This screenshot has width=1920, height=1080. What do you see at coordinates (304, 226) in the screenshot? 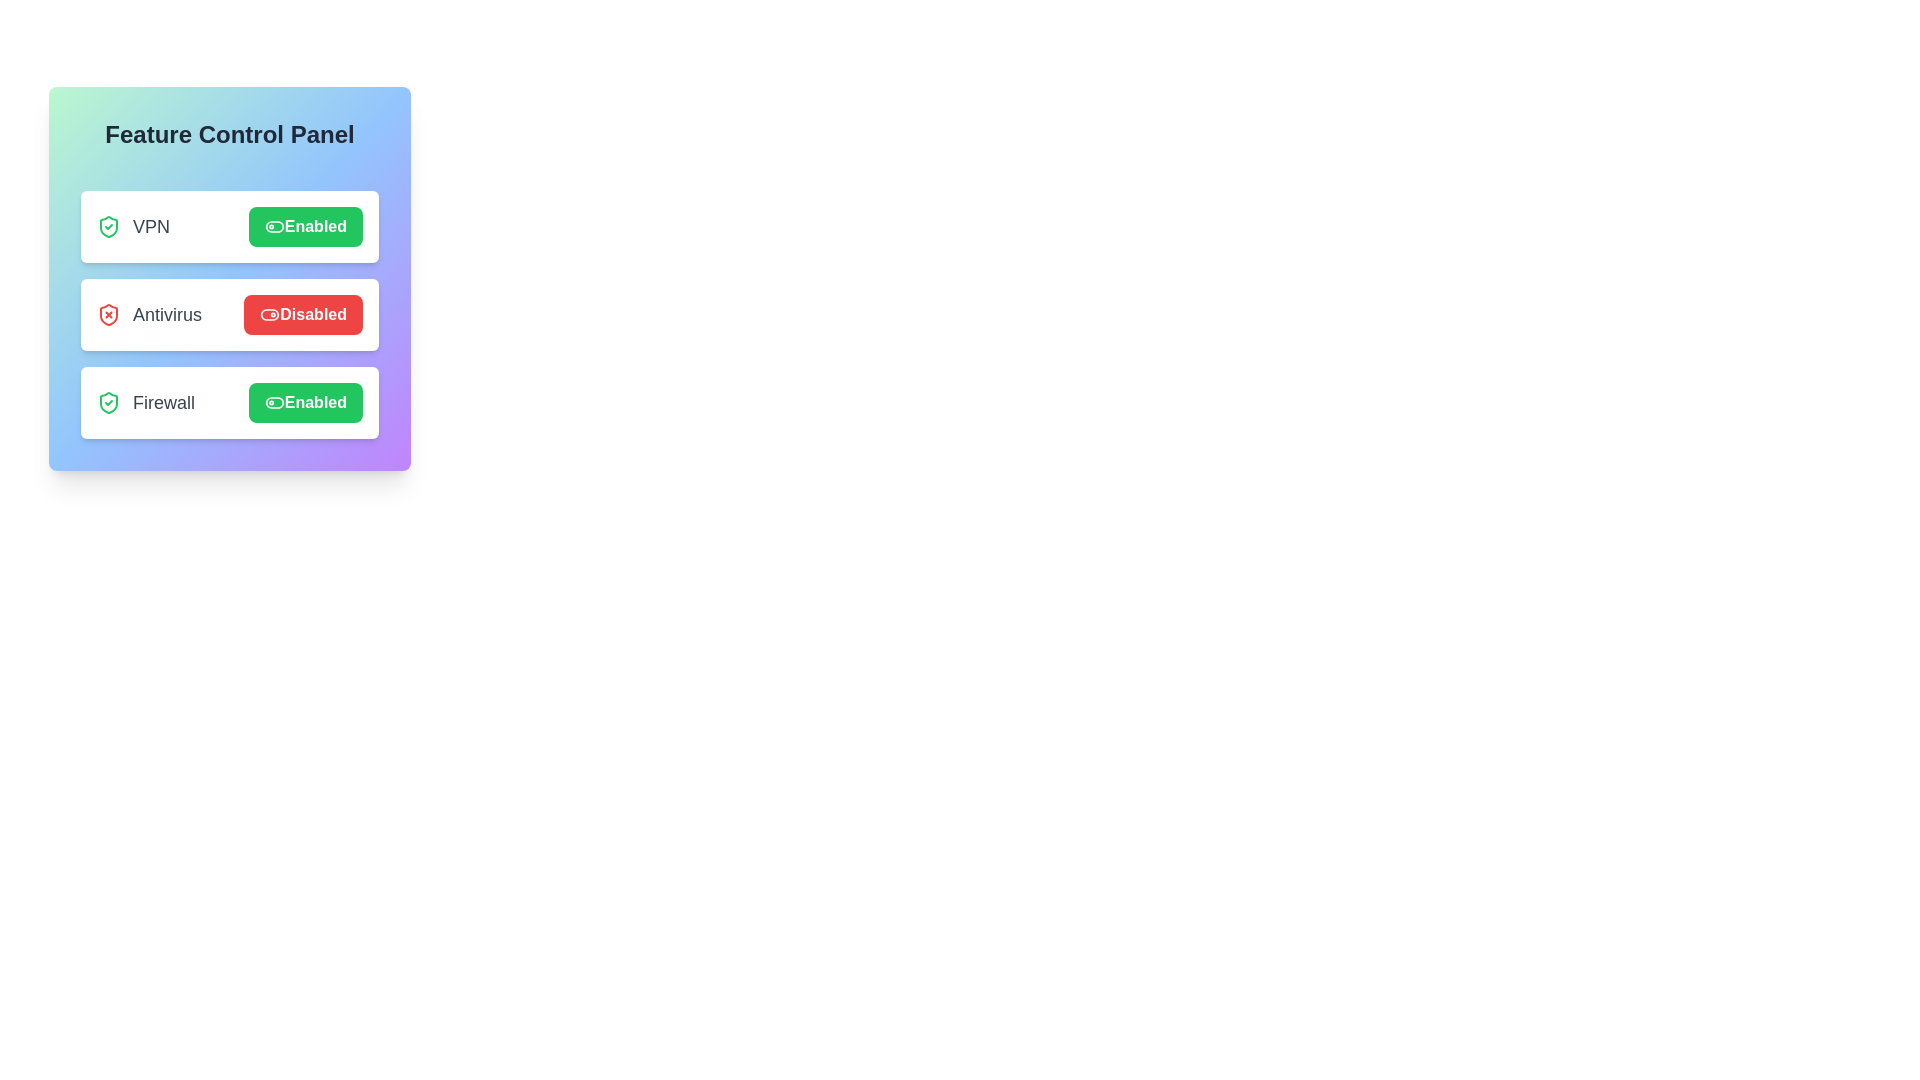
I see `the VPN button to observe visual changes` at bounding box center [304, 226].